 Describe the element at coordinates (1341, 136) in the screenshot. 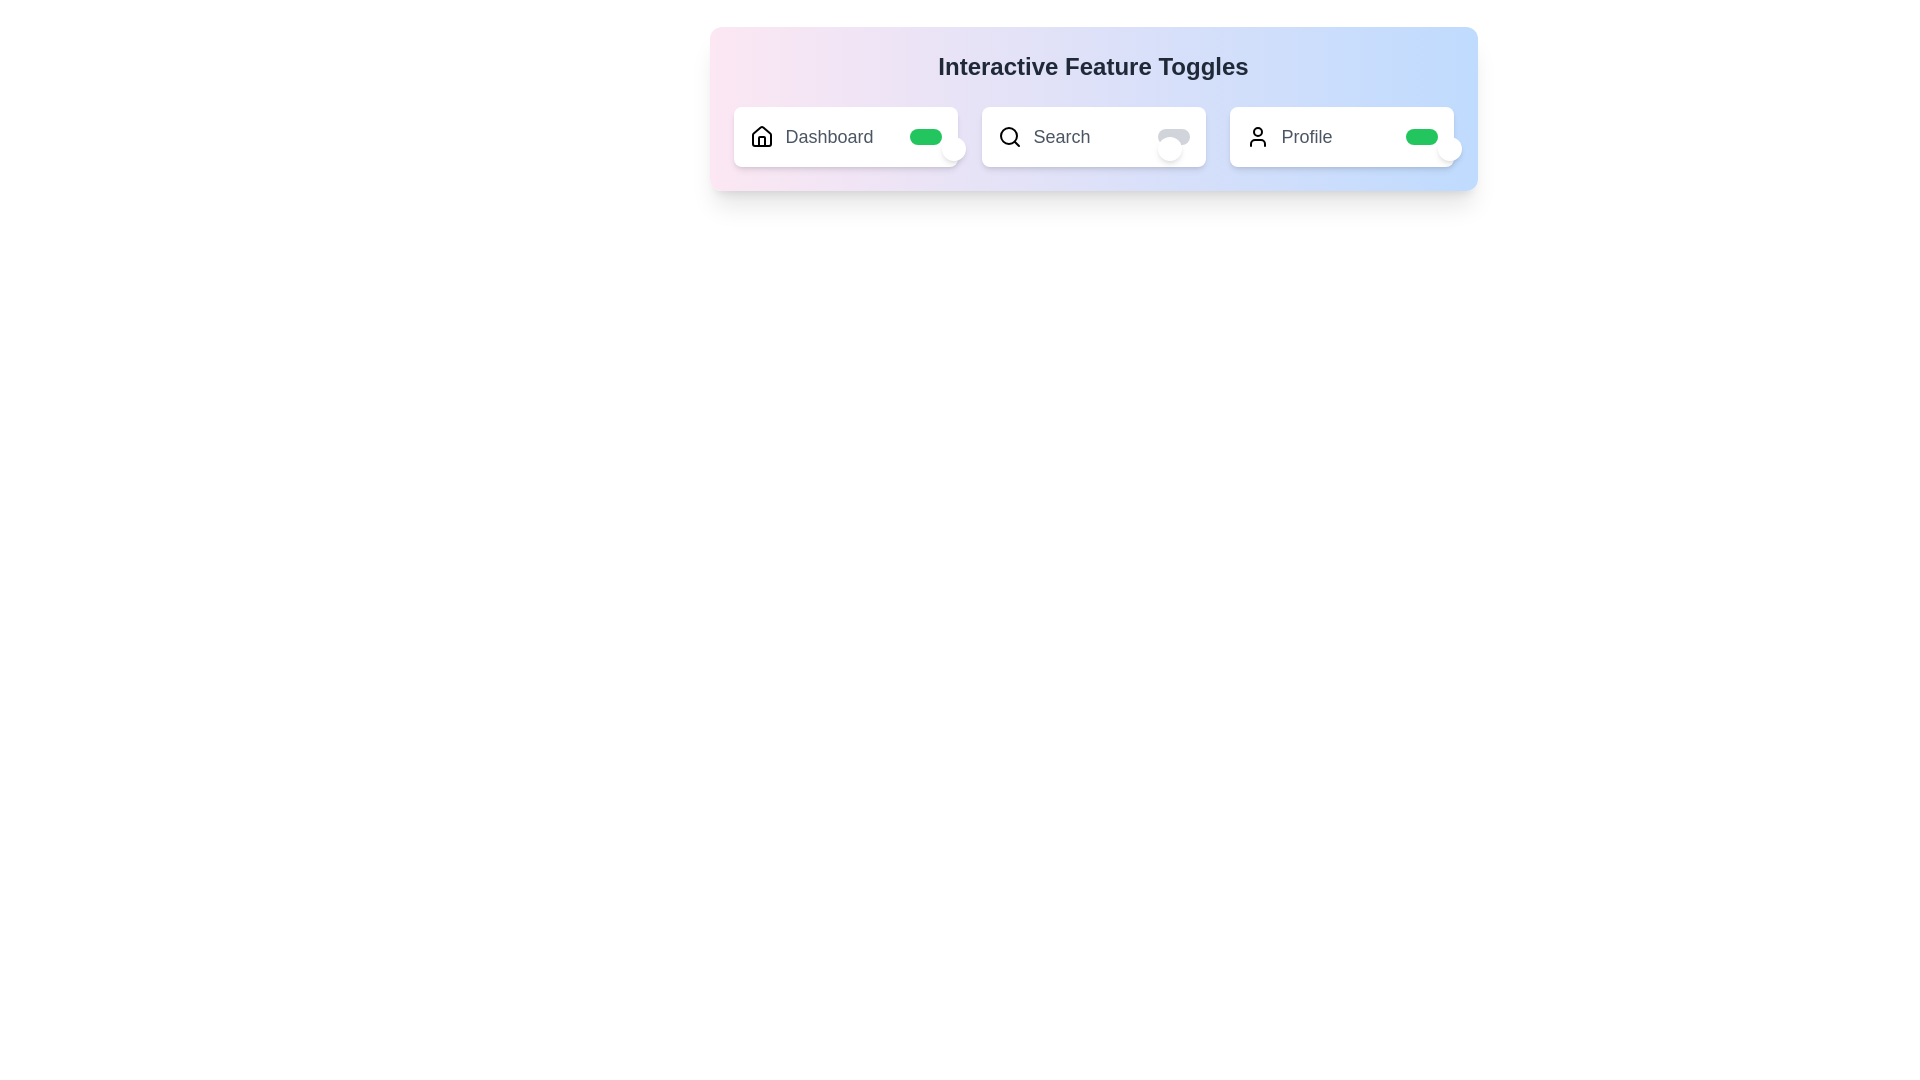

I see `the label Profile to toggle its state` at that location.